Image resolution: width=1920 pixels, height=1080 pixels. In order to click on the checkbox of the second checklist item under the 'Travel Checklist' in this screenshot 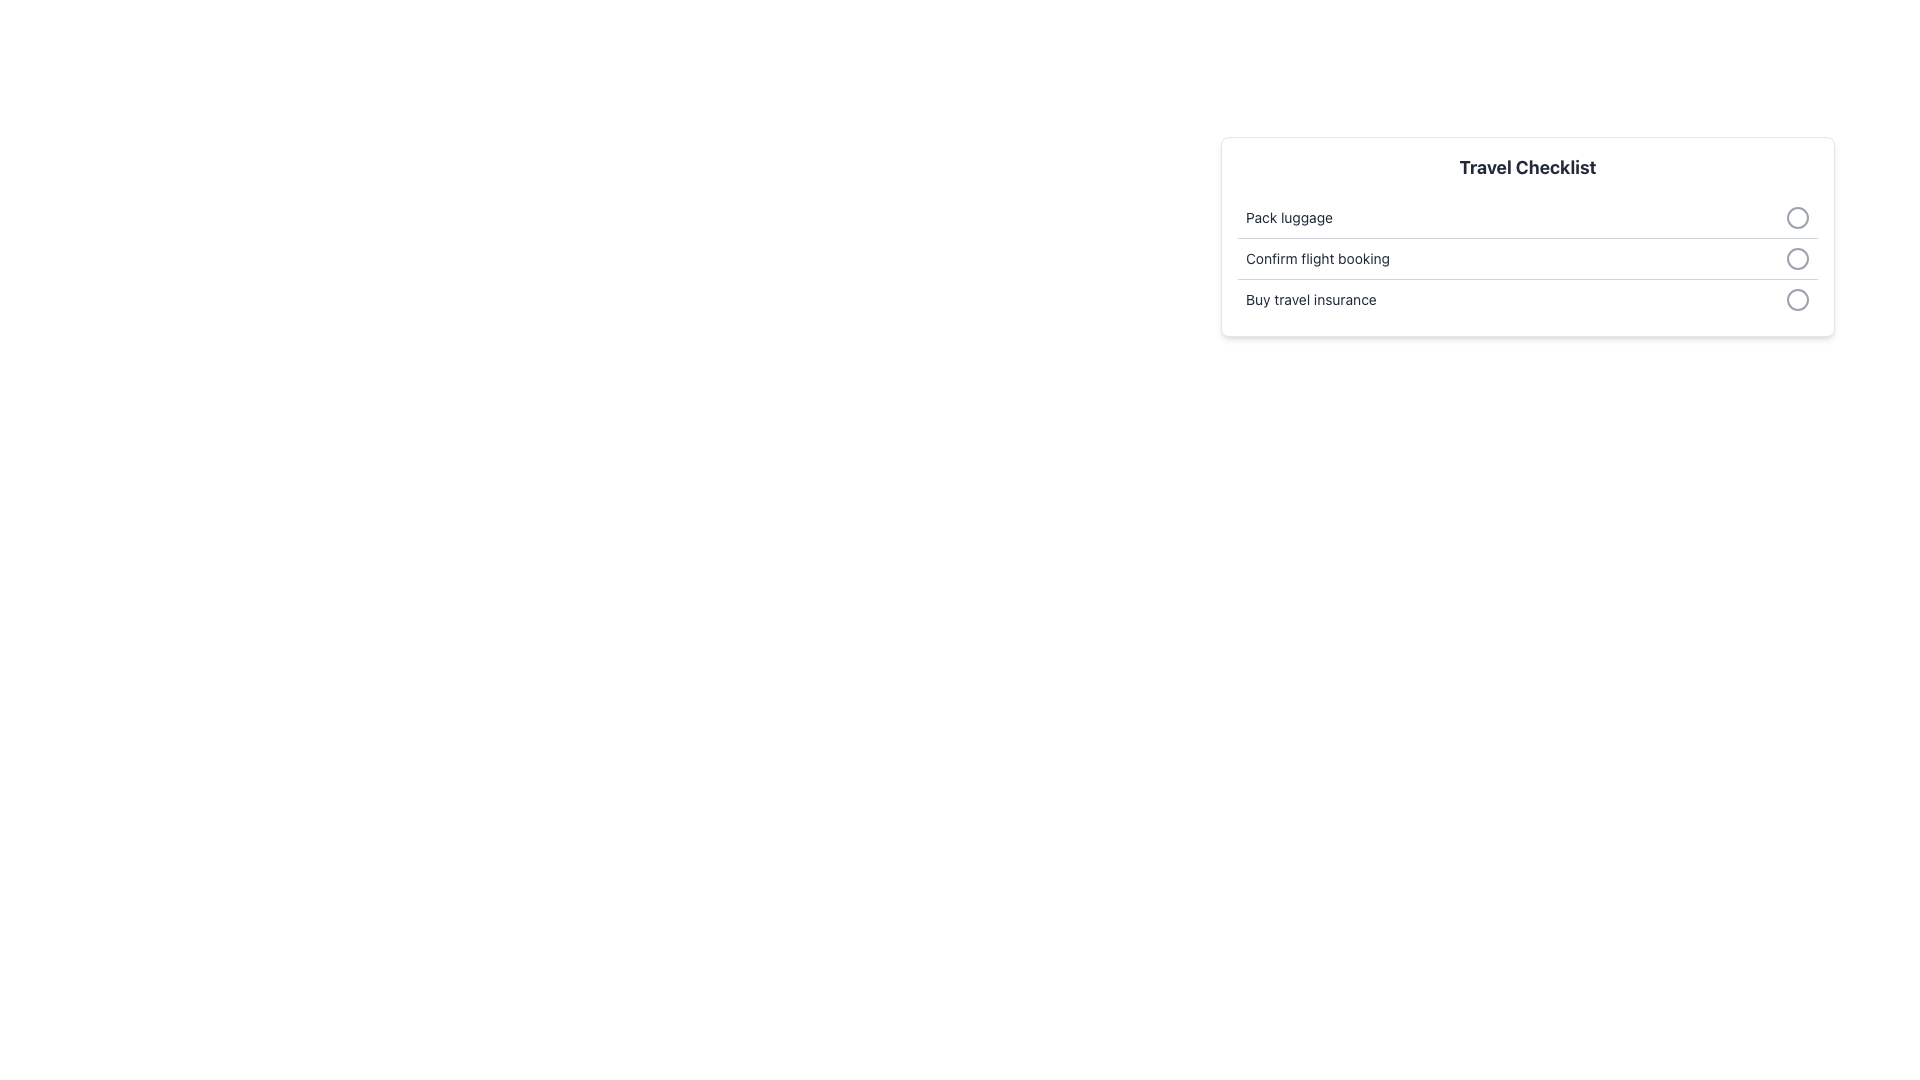, I will do `click(1526, 257)`.